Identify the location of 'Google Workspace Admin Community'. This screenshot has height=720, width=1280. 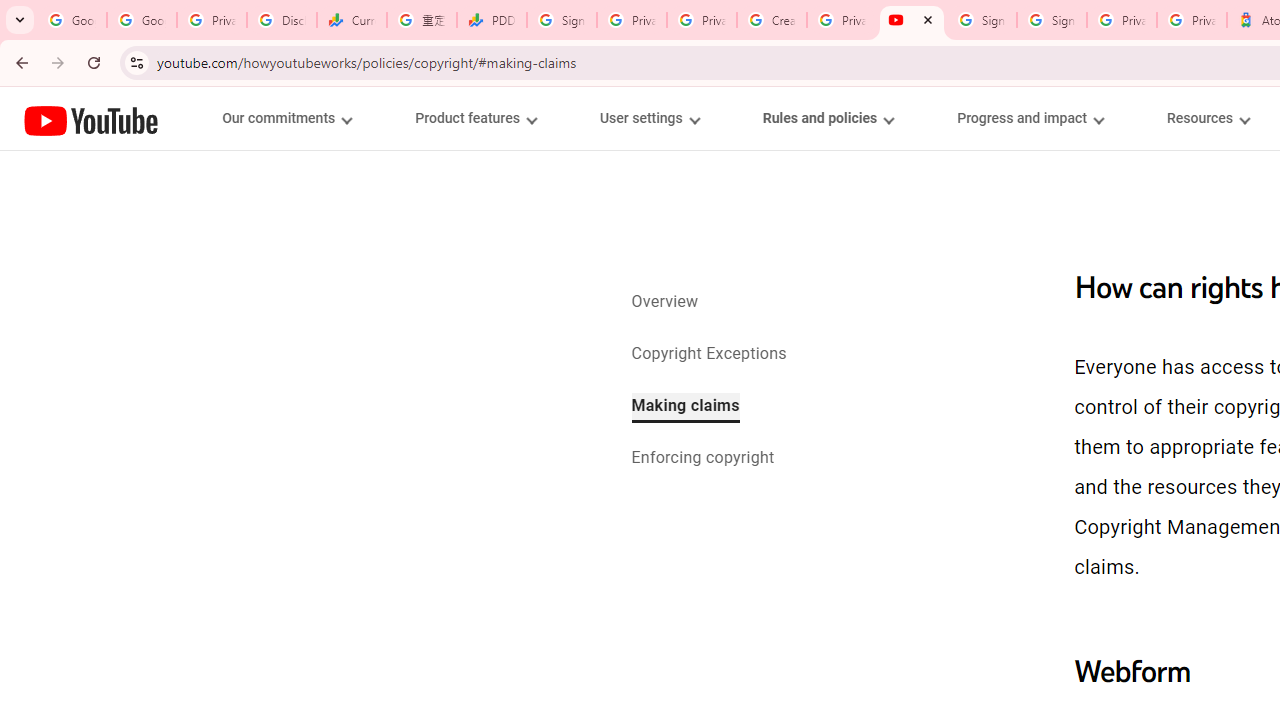
(72, 20).